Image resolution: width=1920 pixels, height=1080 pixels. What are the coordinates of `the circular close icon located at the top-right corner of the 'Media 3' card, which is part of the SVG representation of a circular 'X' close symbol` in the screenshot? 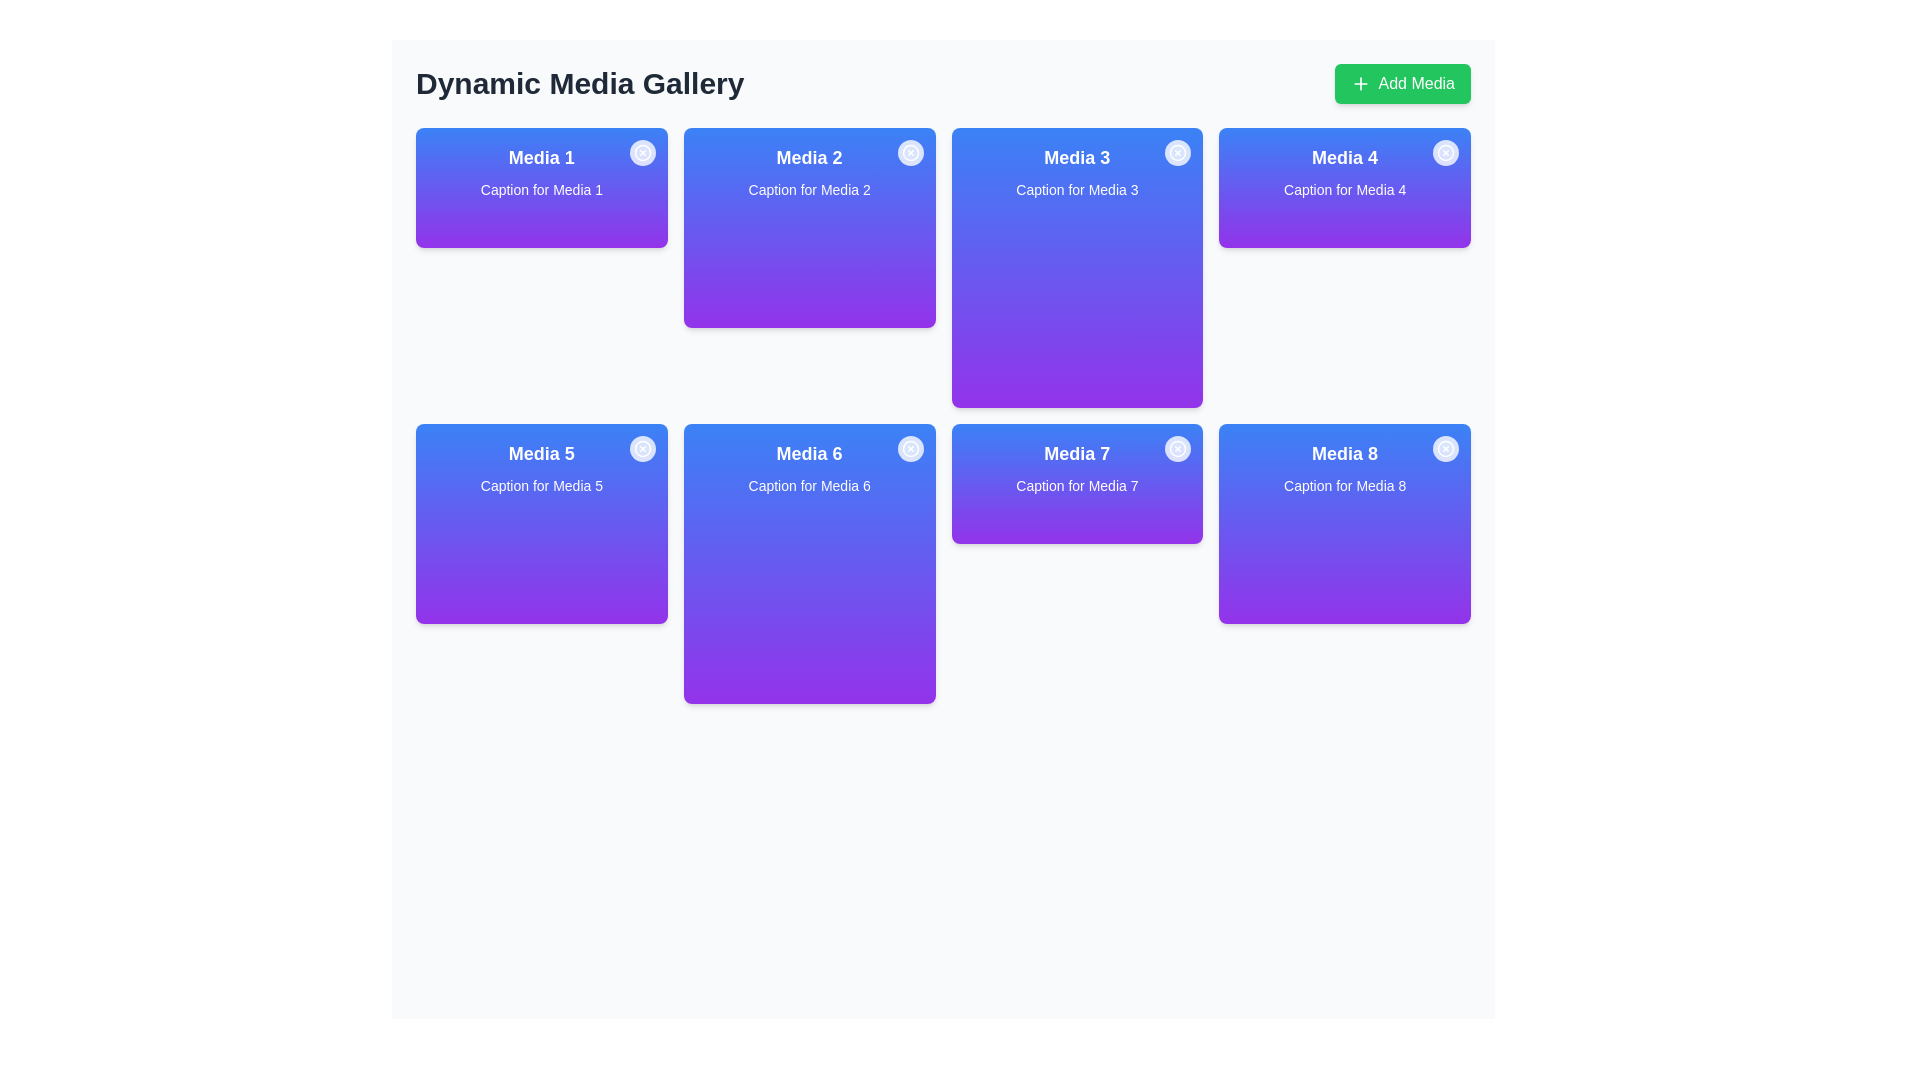 It's located at (1178, 152).